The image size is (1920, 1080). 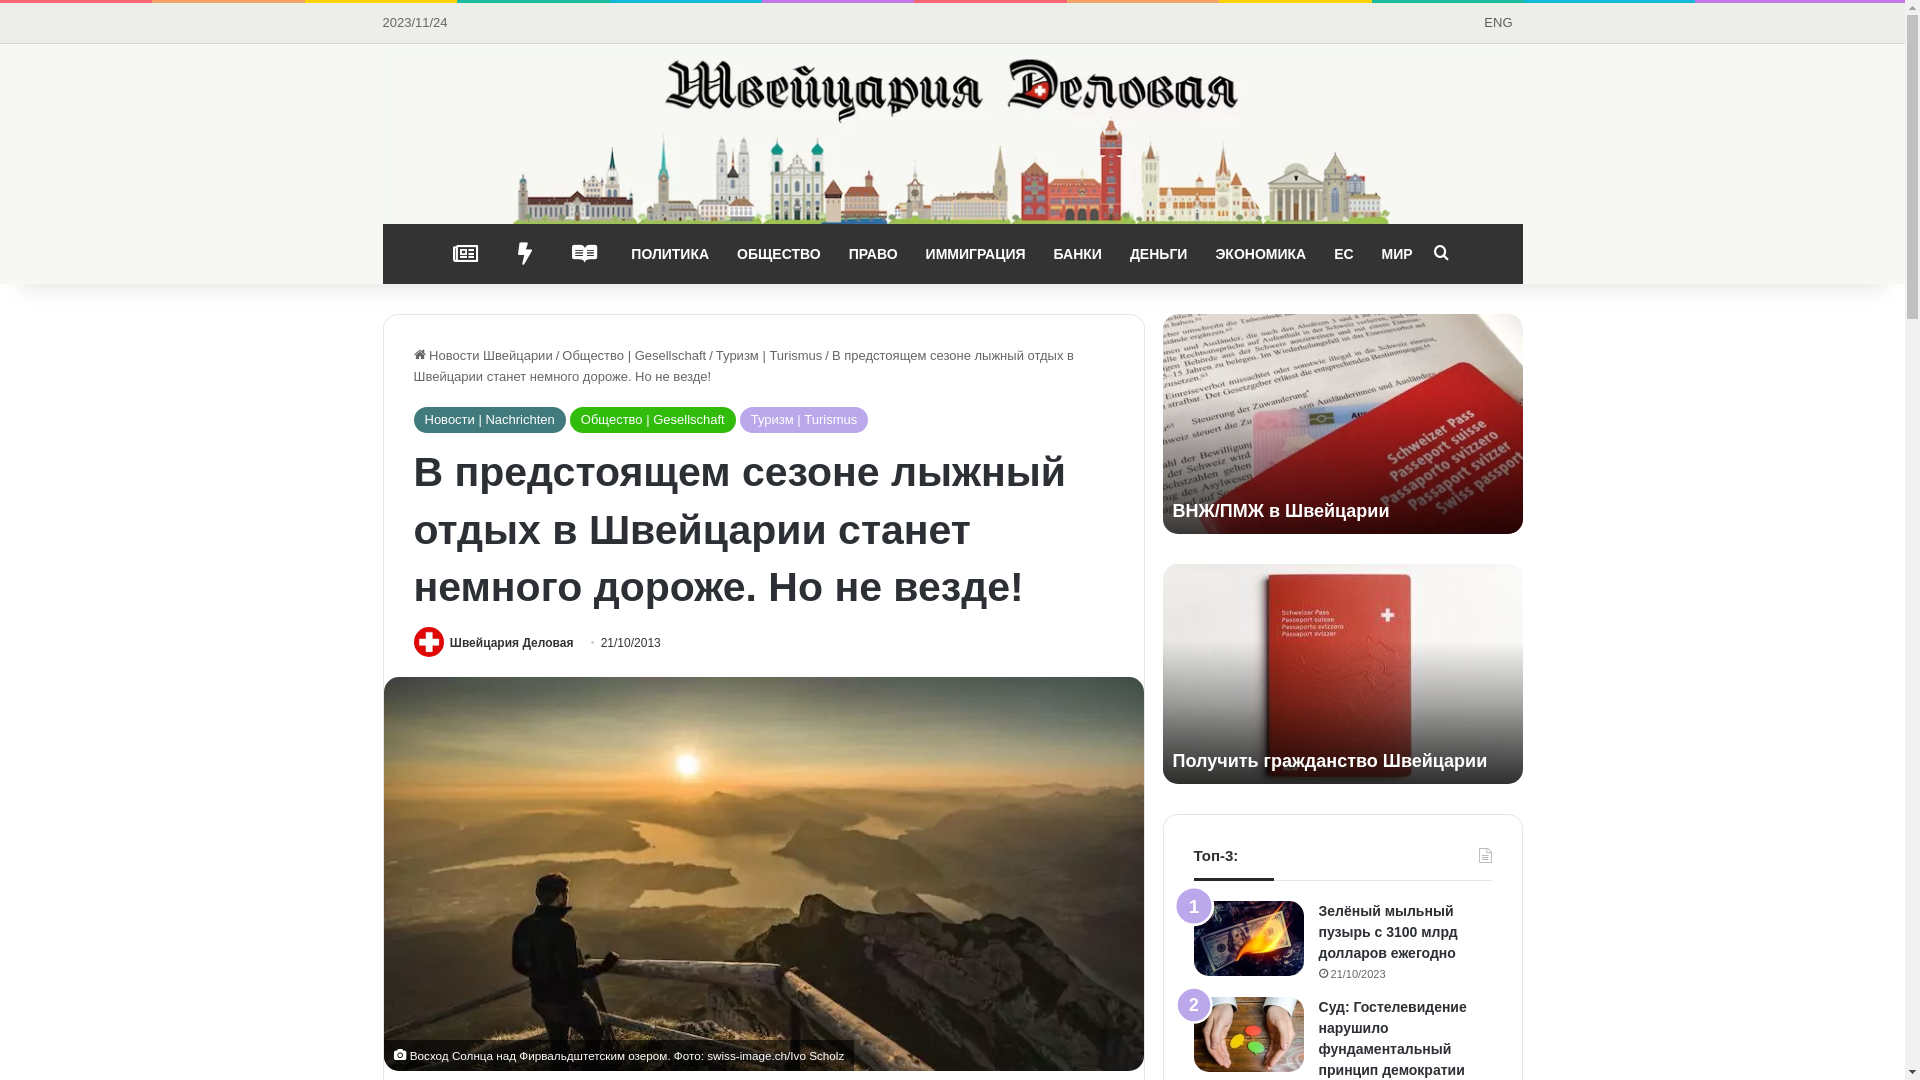 What do you see at coordinates (1497, 23) in the screenshot?
I see `'ENG'` at bounding box center [1497, 23].